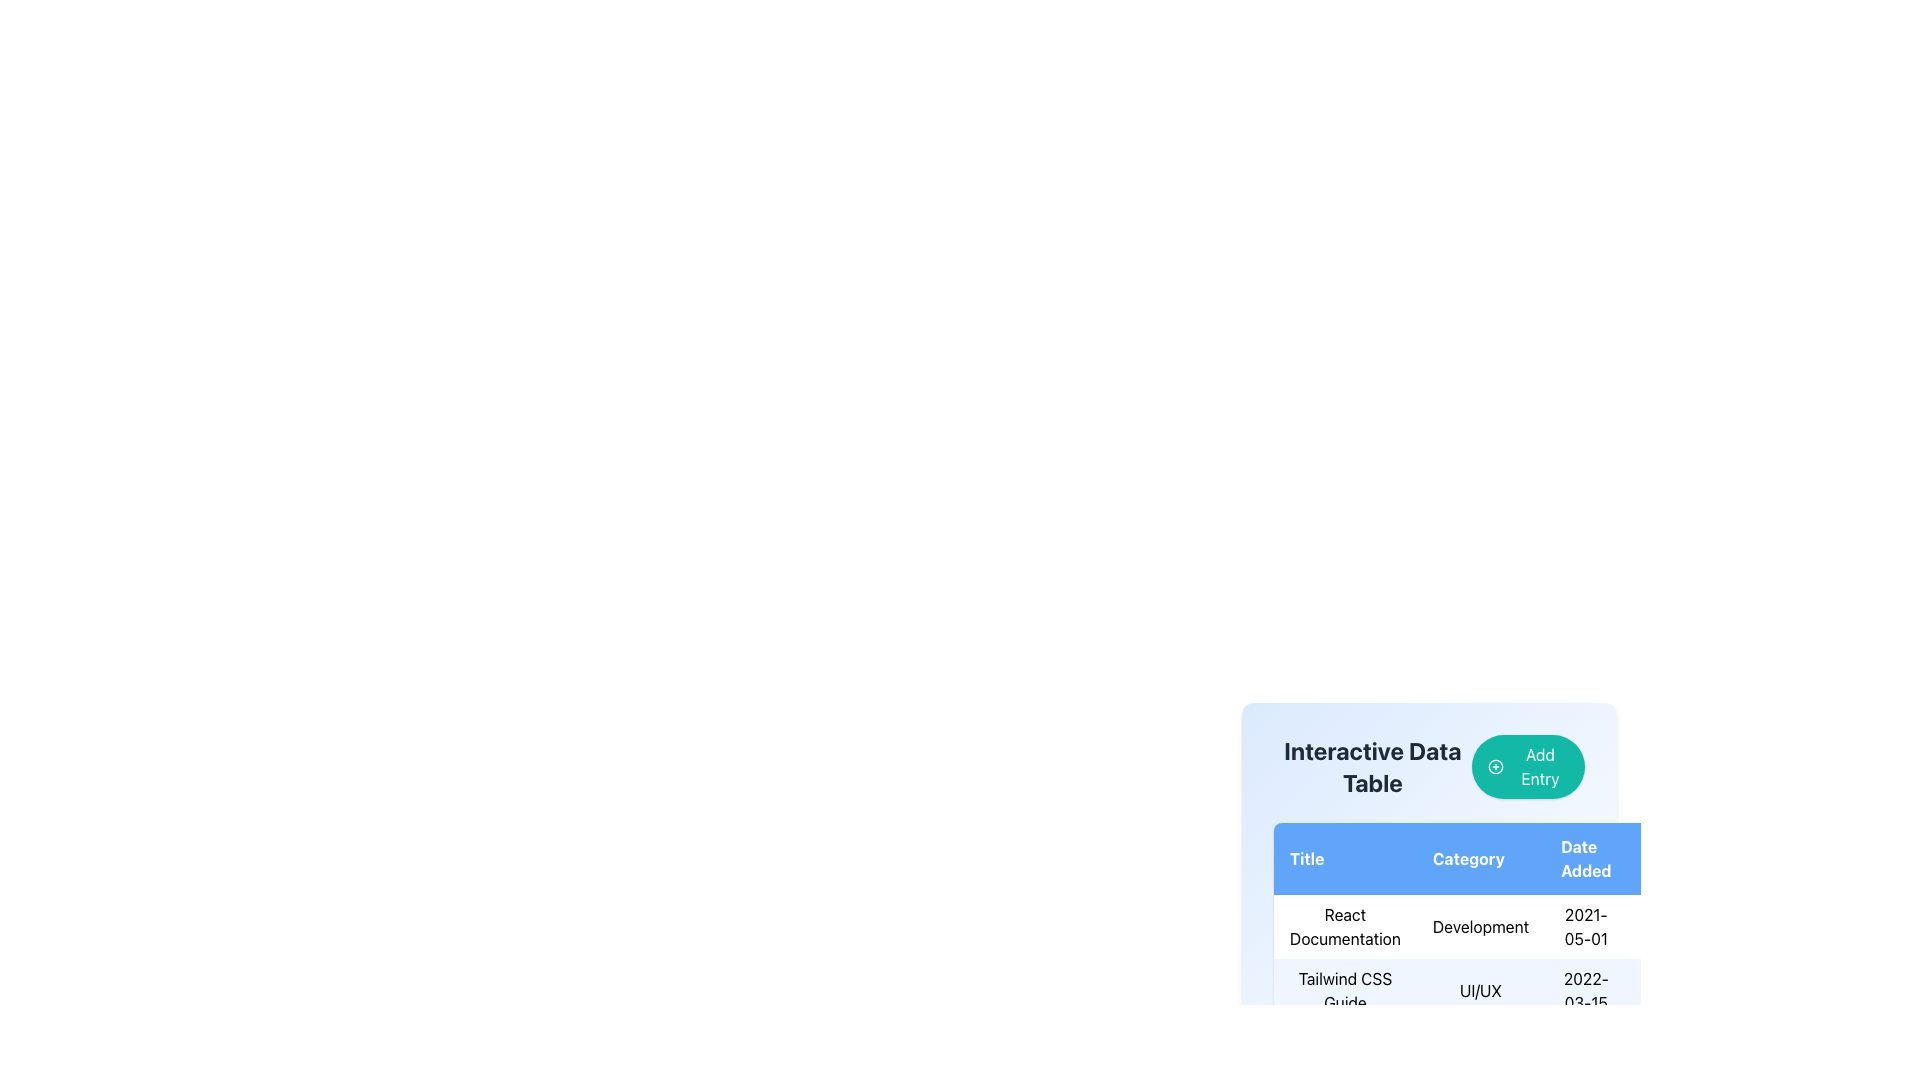 The image size is (1920, 1080). What do you see at coordinates (1496, 958) in the screenshot?
I see `the second row of the data table containing the cells 'Tailwind CSS Guide', 'UI/UX', and '2022-03-15'` at bounding box center [1496, 958].